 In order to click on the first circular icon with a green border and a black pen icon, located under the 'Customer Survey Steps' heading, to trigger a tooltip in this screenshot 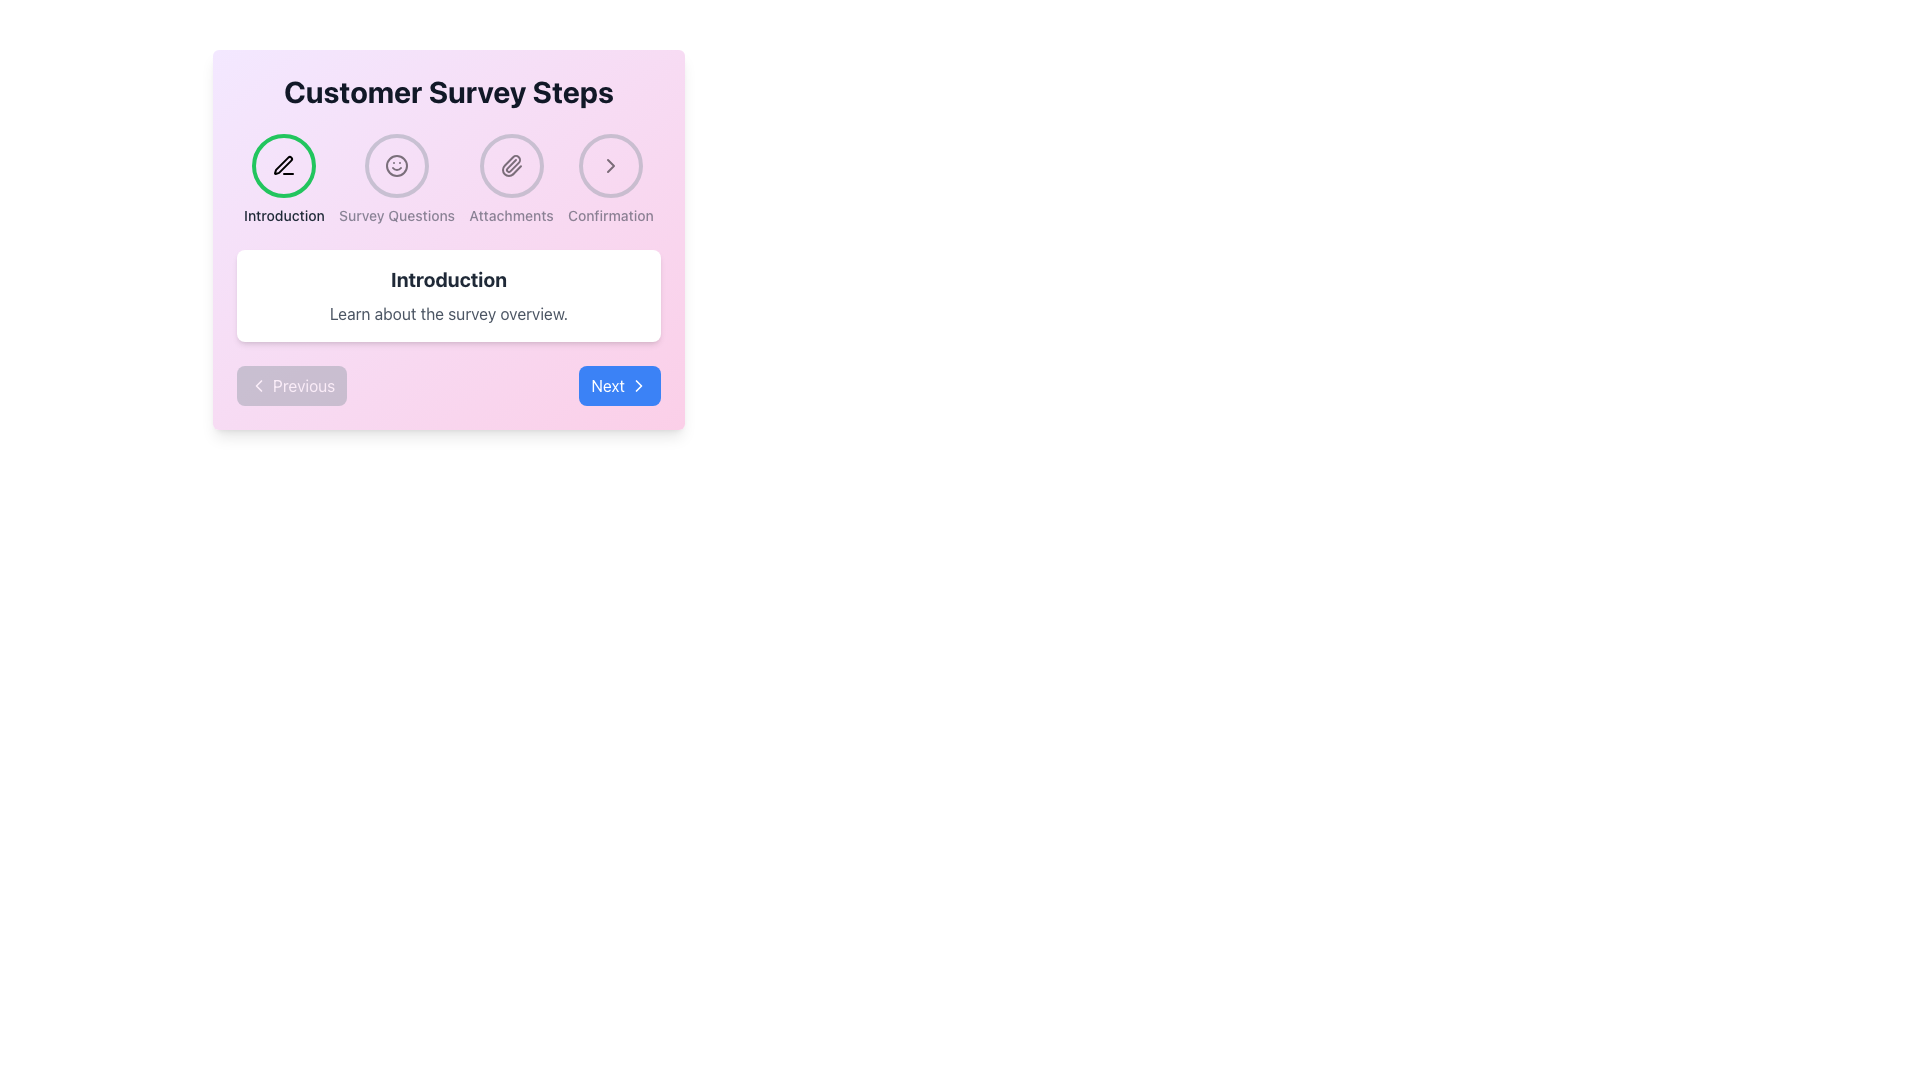, I will do `click(283, 164)`.